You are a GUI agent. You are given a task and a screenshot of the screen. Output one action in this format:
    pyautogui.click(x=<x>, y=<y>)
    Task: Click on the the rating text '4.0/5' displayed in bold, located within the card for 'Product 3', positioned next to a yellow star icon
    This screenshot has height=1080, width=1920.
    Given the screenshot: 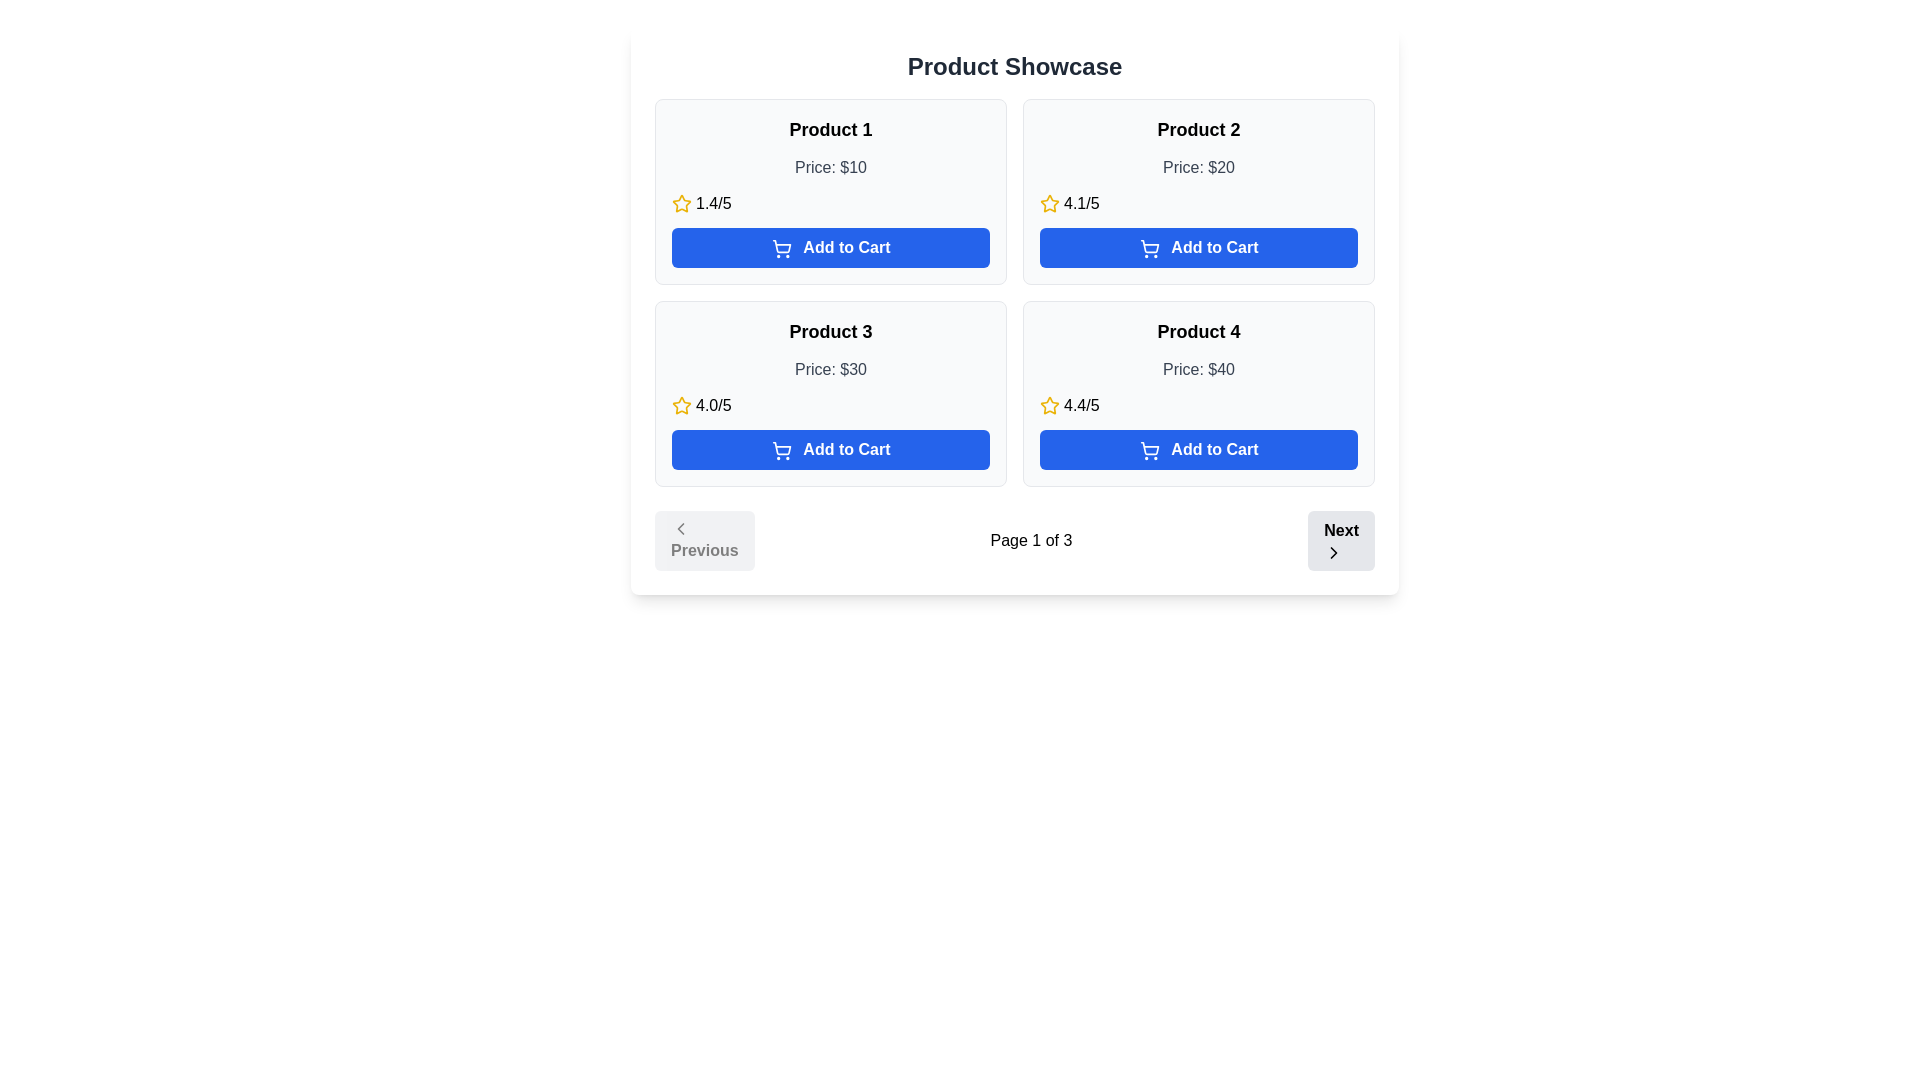 What is the action you would take?
    pyautogui.click(x=713, y=405)
    